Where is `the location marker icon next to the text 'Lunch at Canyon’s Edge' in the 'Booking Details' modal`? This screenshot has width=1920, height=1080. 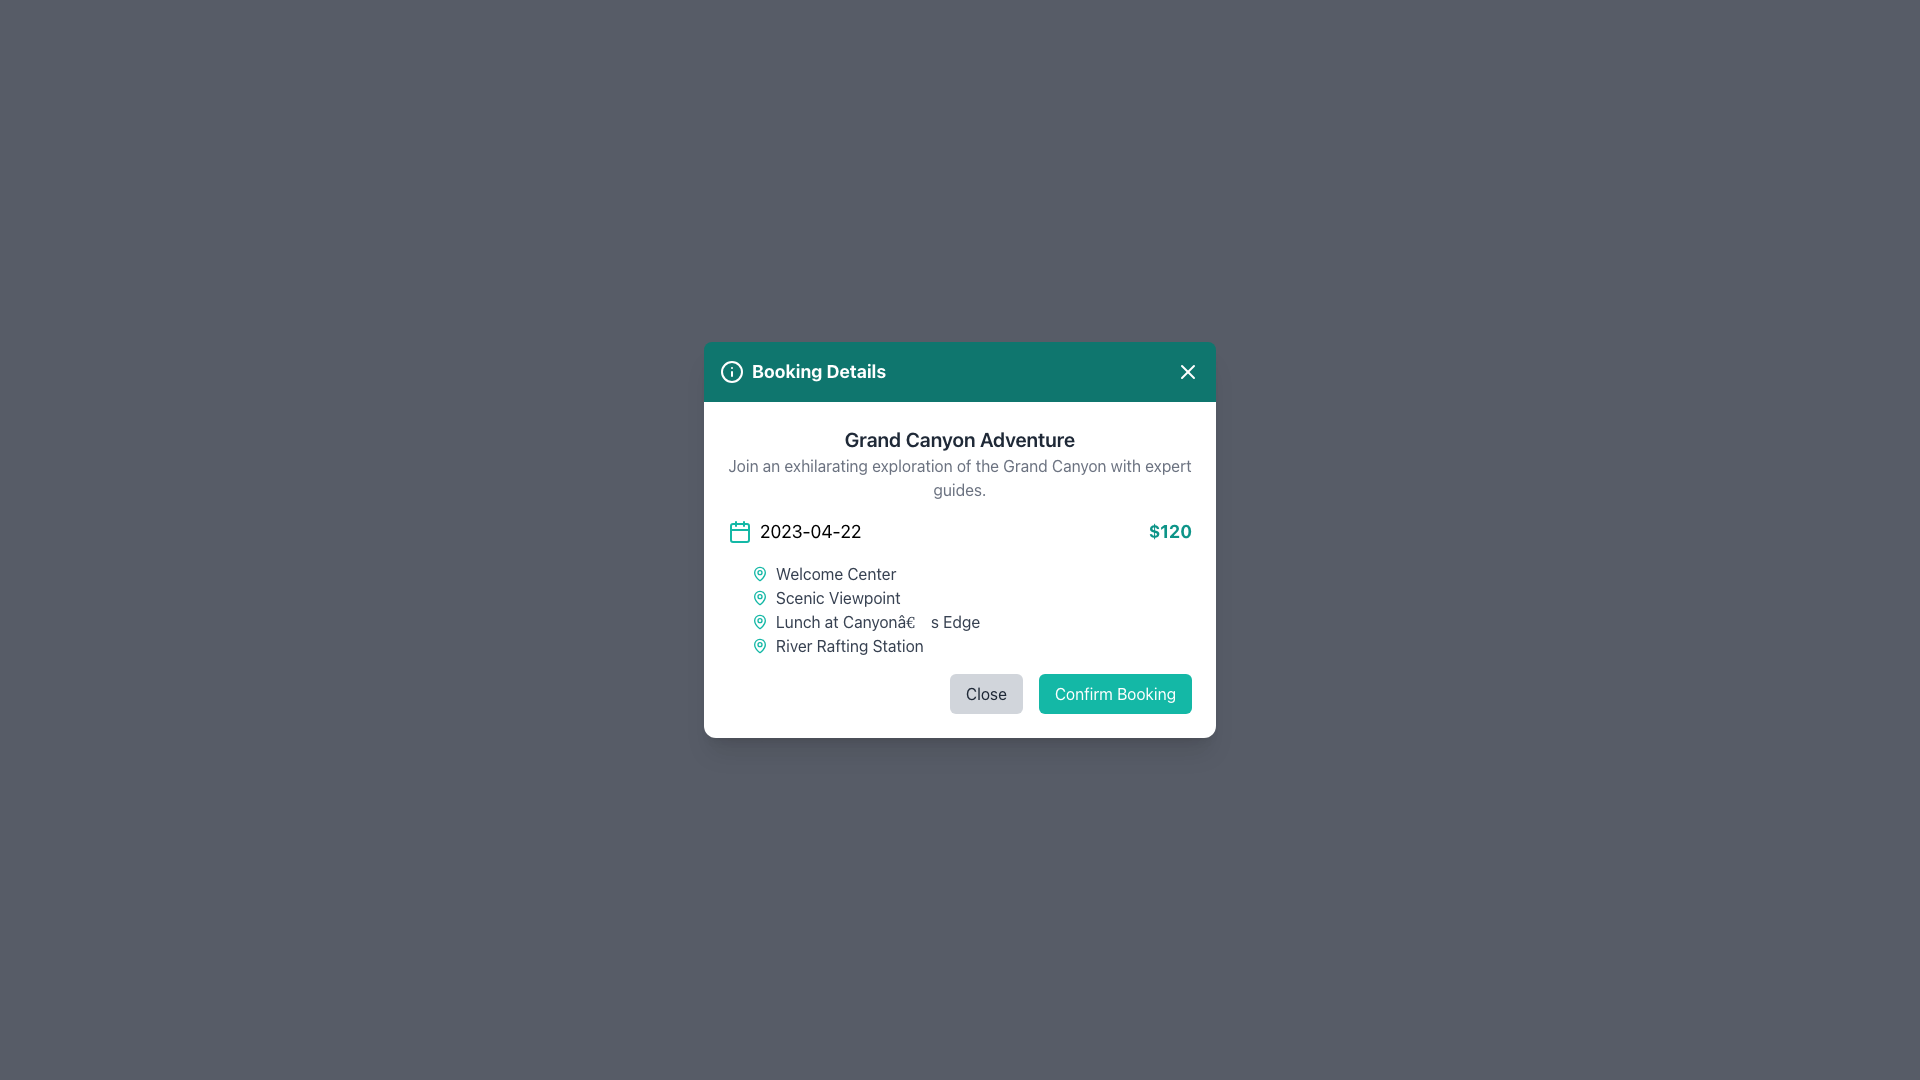
the location marker icon next to the text 'Lunch at Canyon’s Edge' in the 'Booking Details' modal is located at coordinates (758, 620).